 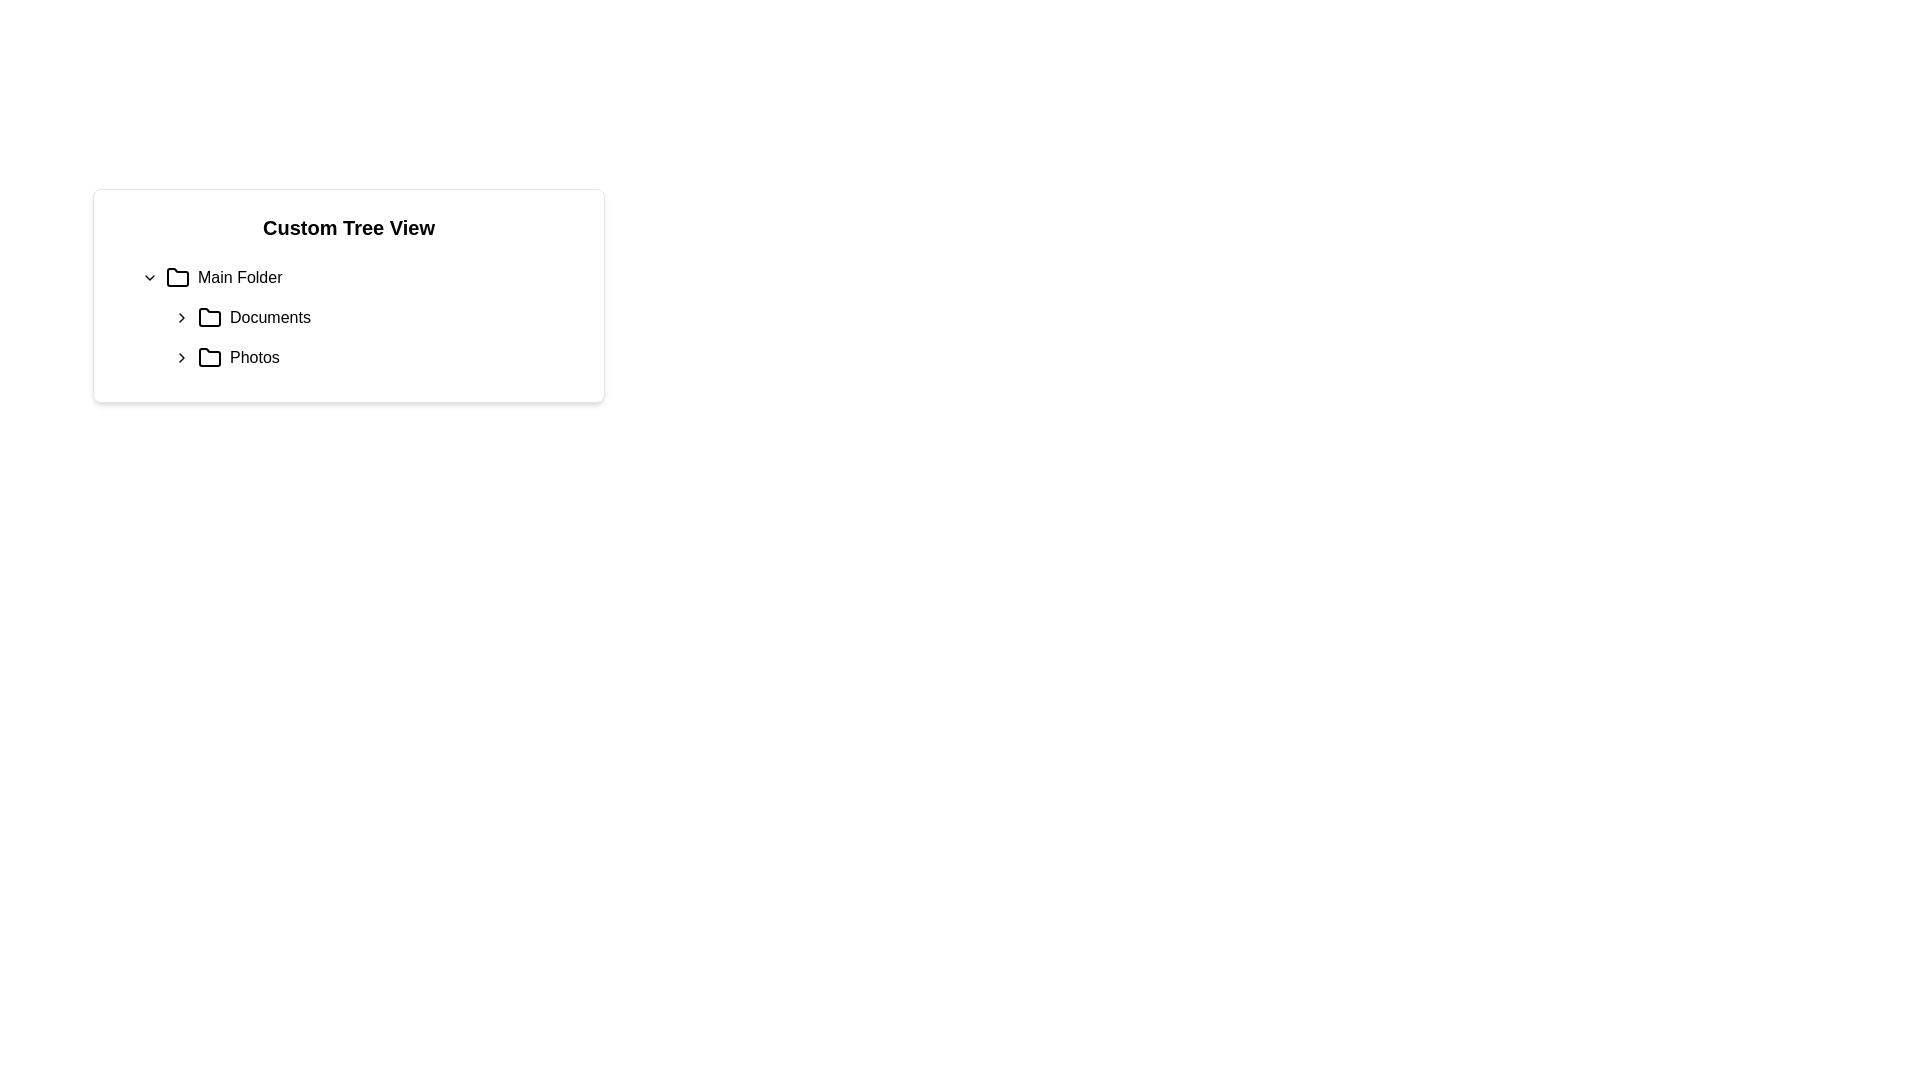 I want to click on the stylized folder icon representing the 'Photos' subfolder in the hierarchical tree view, which is positioned to the left of the 'Photos' label, so click(x=210, y=356).